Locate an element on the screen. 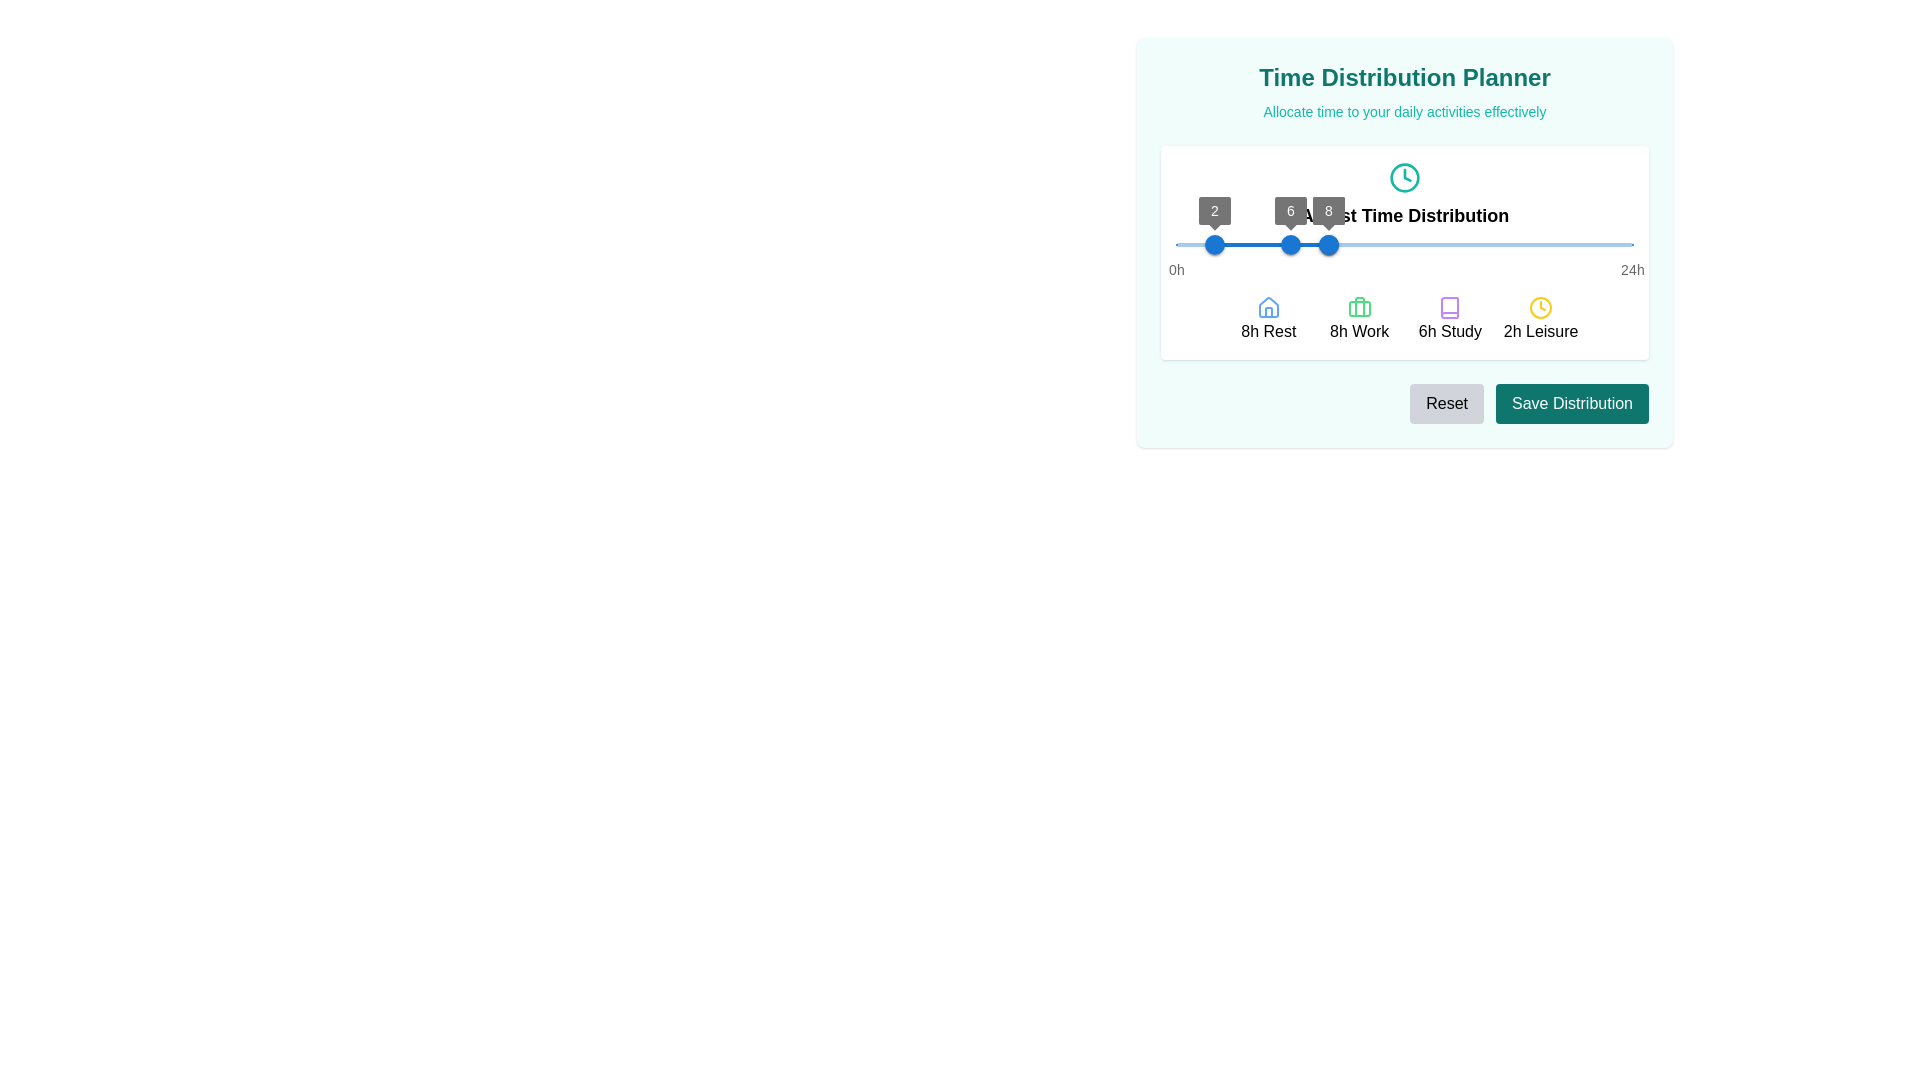 The height and width of the screenshot is (1080, 1920). the 'Study' category icon in the Time Distribution Planner interface to access additional functionality is located at coordinates (1449, 308).